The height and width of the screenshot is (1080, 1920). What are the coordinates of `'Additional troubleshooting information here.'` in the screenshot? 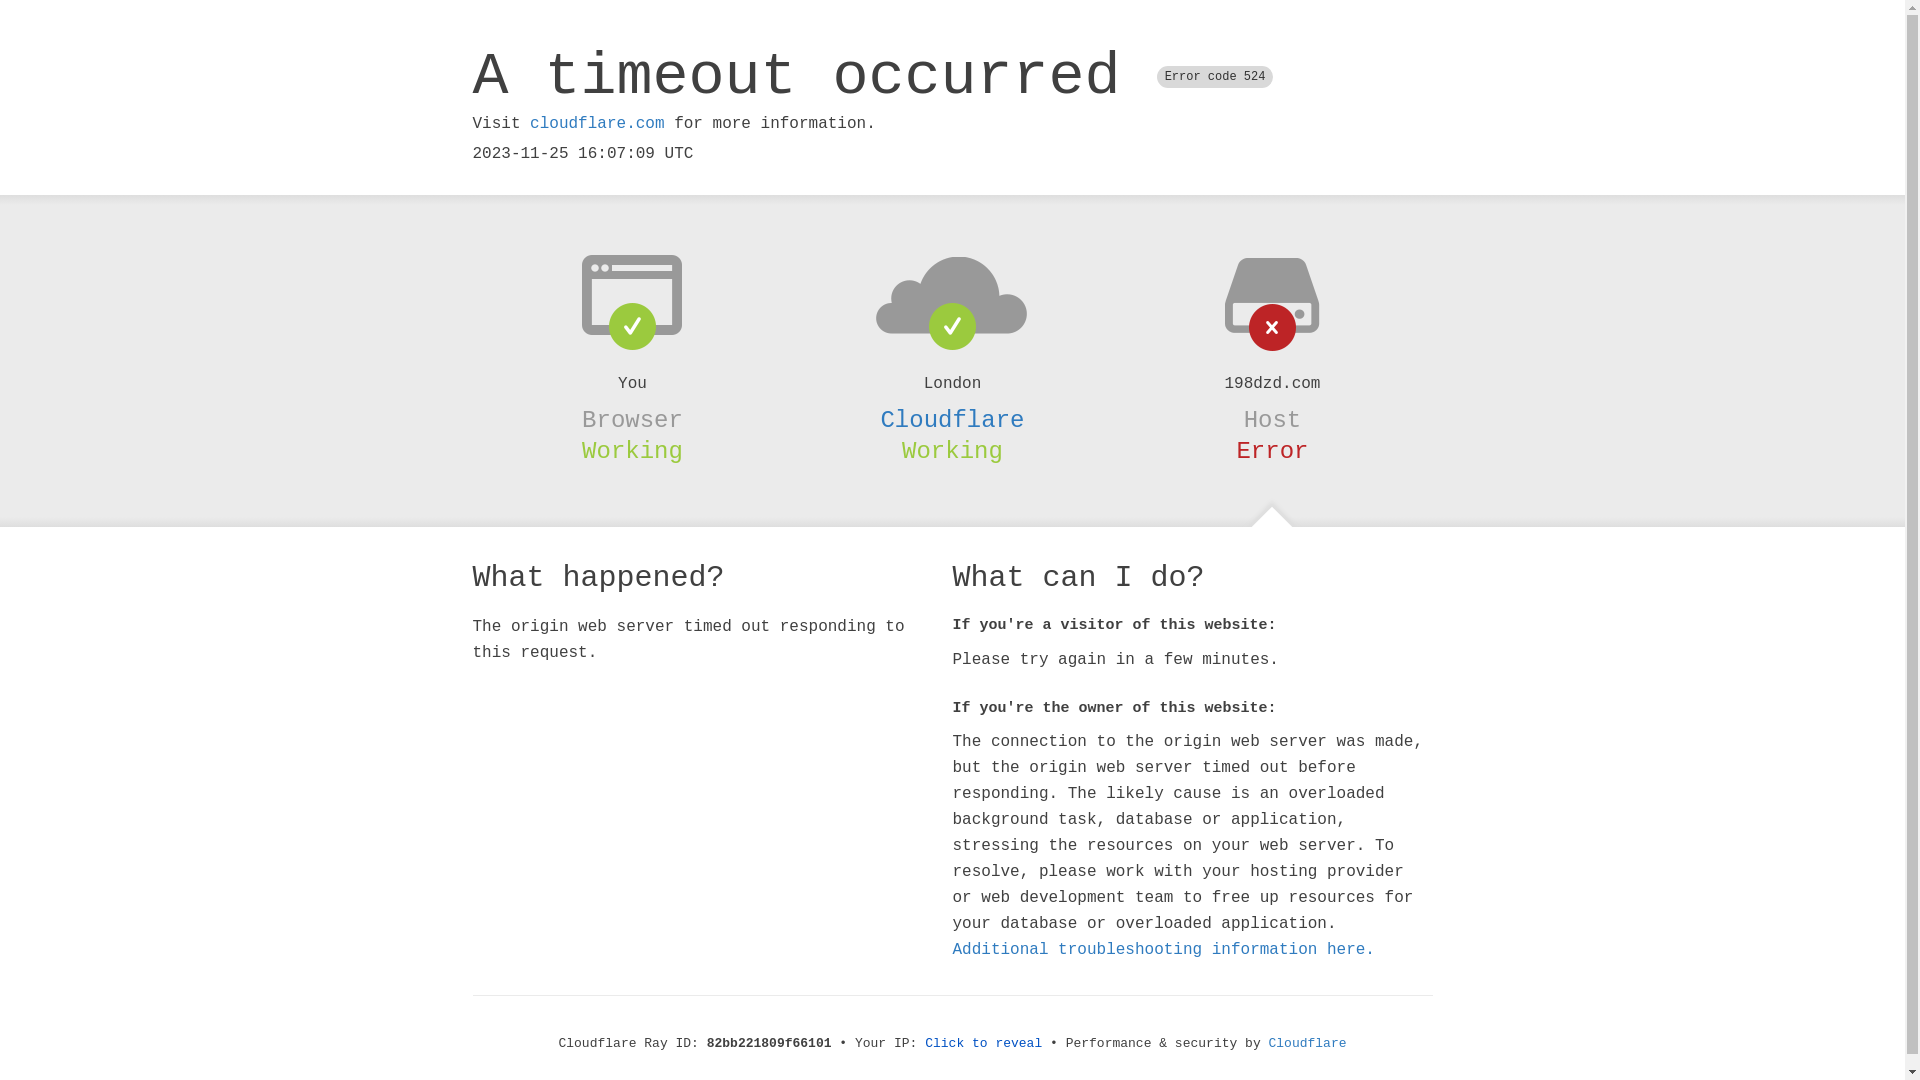 It's located at (1162, 948).